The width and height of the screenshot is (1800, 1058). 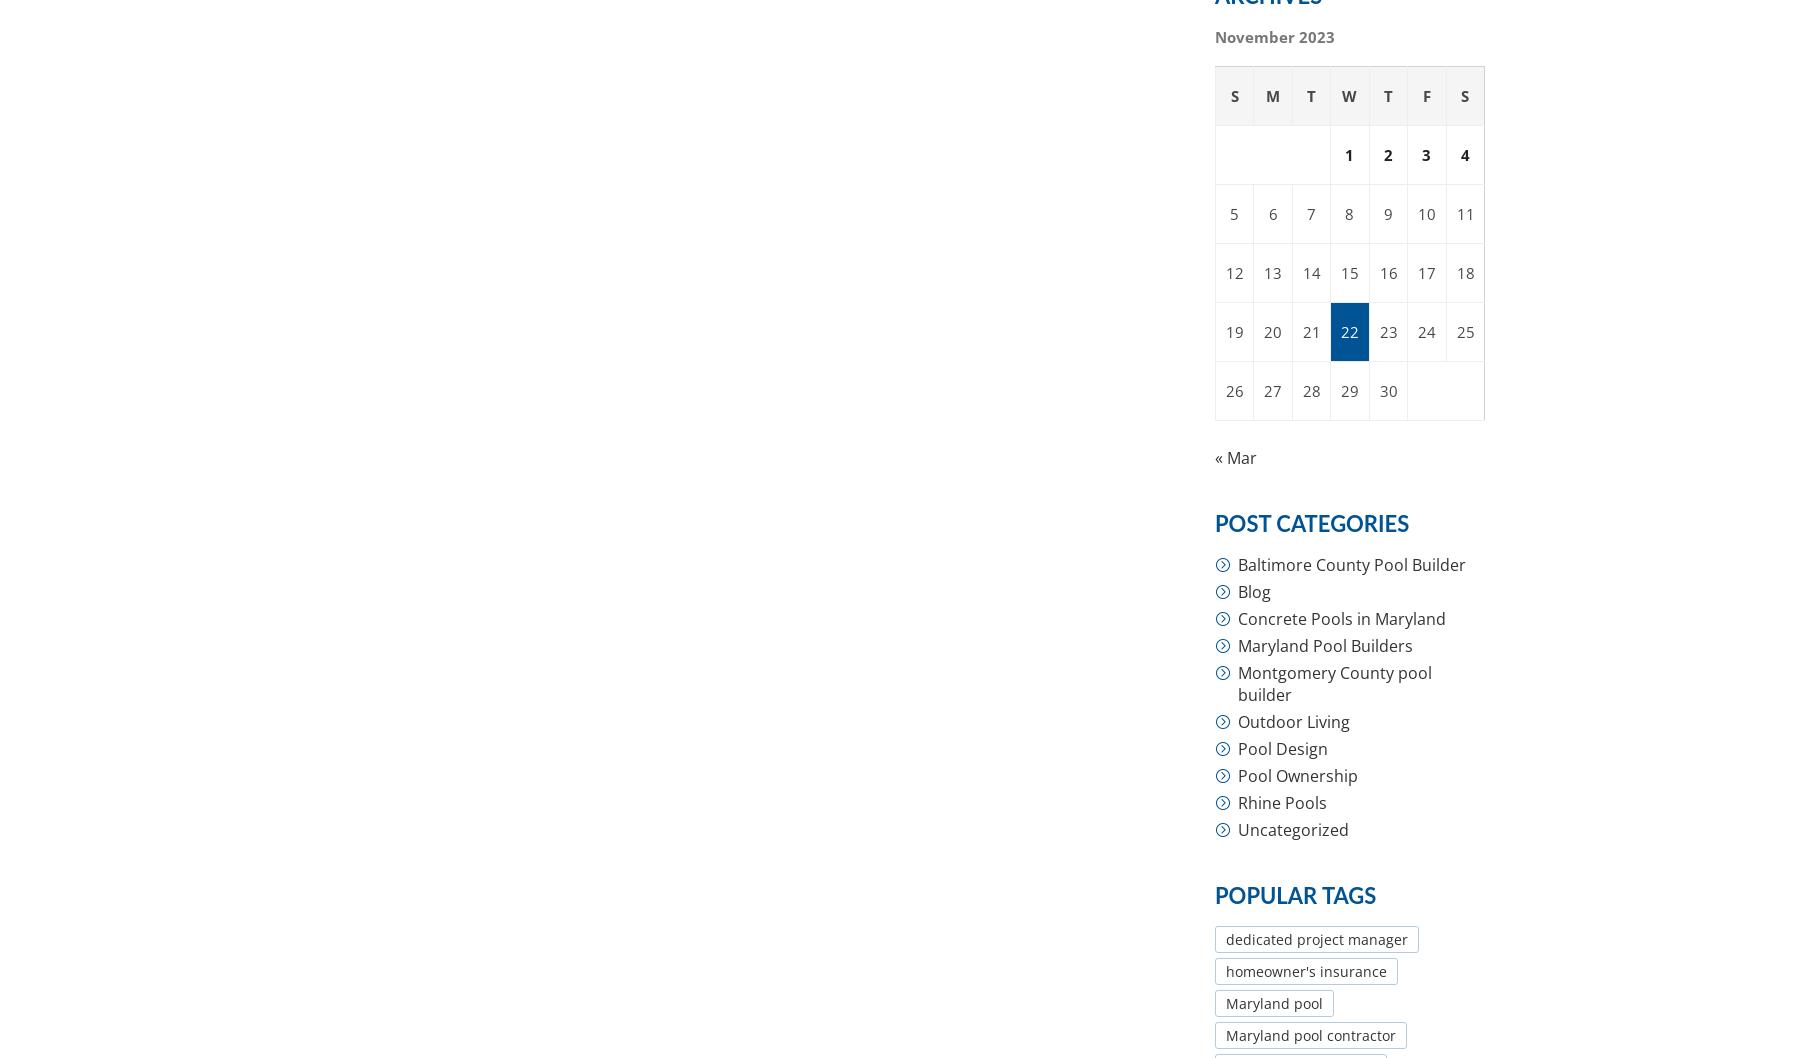 What do you see at coordinates (1386, 153) in the screenshot?
I see `'2'` at bounding box center [1386, 153].